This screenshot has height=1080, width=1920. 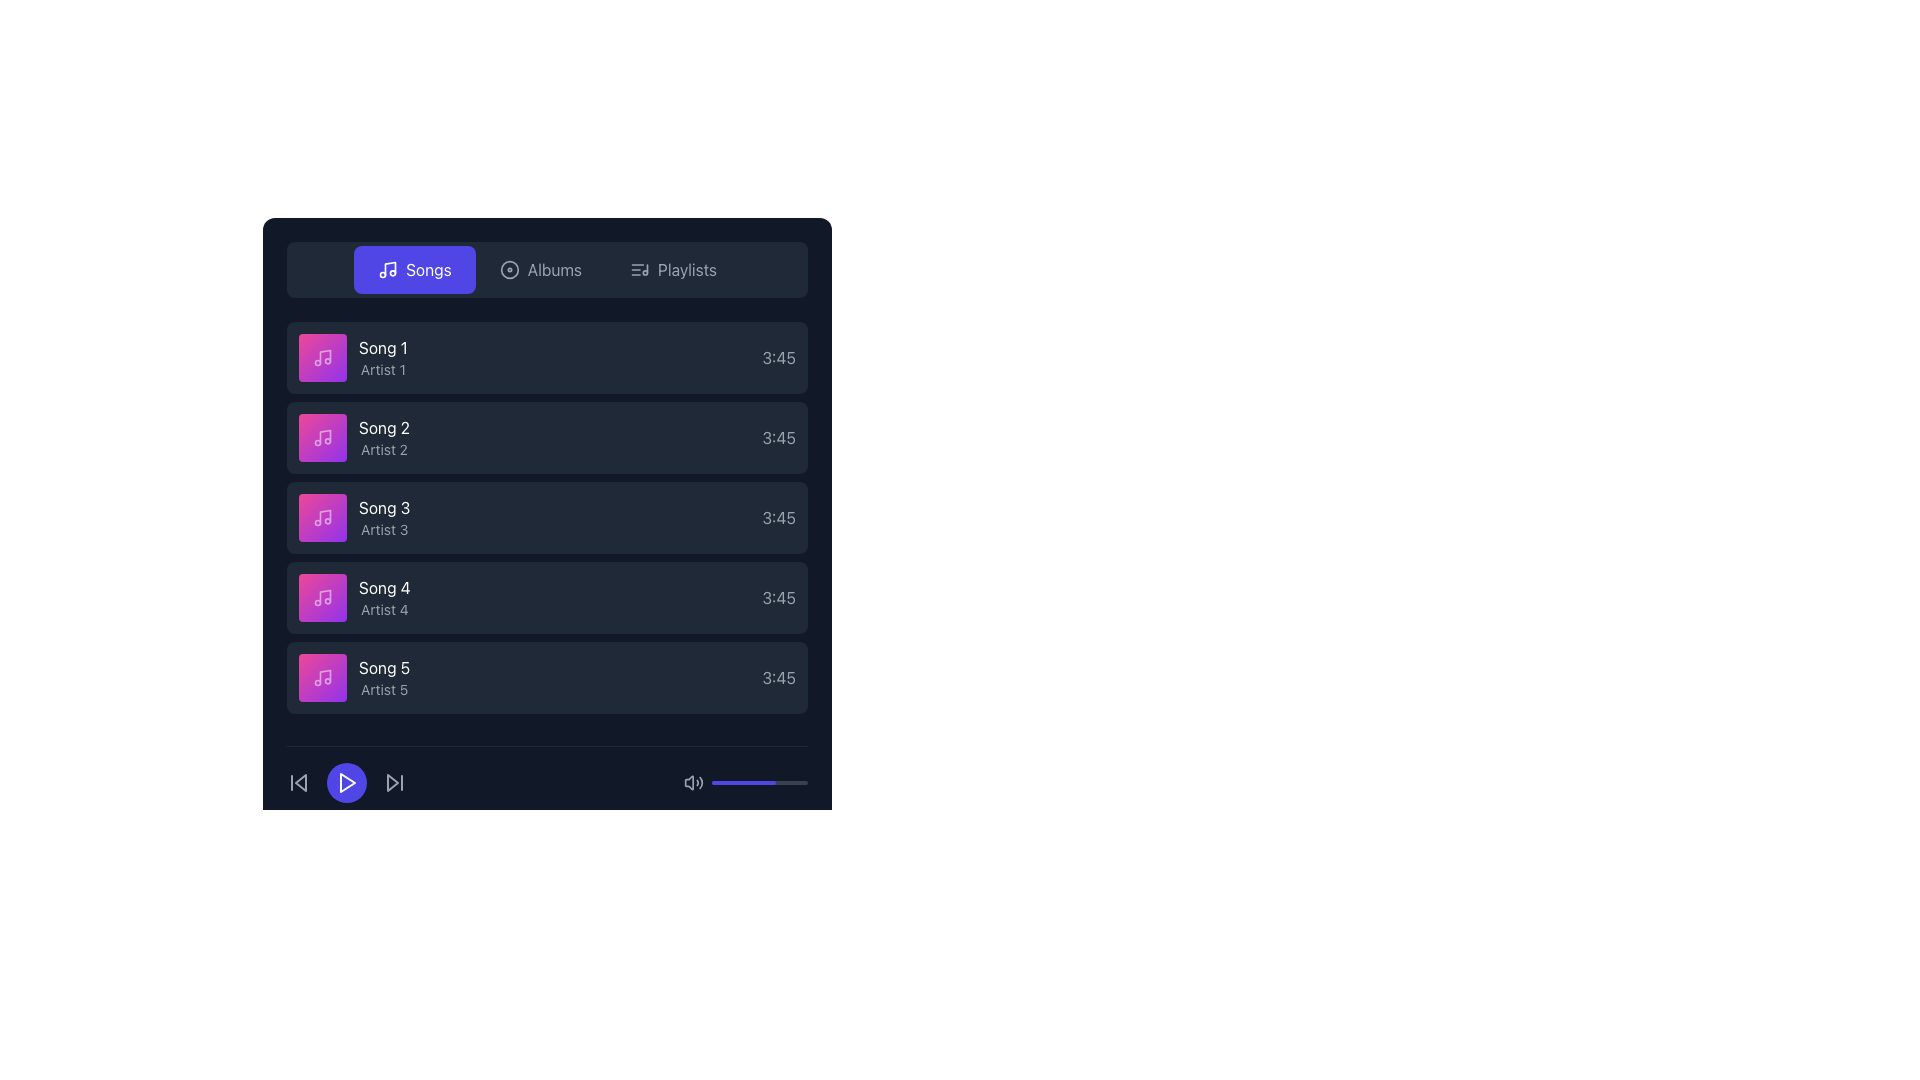 I want to click on text label that displays the title of the song, located in the third row of the list, below 'Song 2' and above 'Song 4', so click(x=384, y=507).